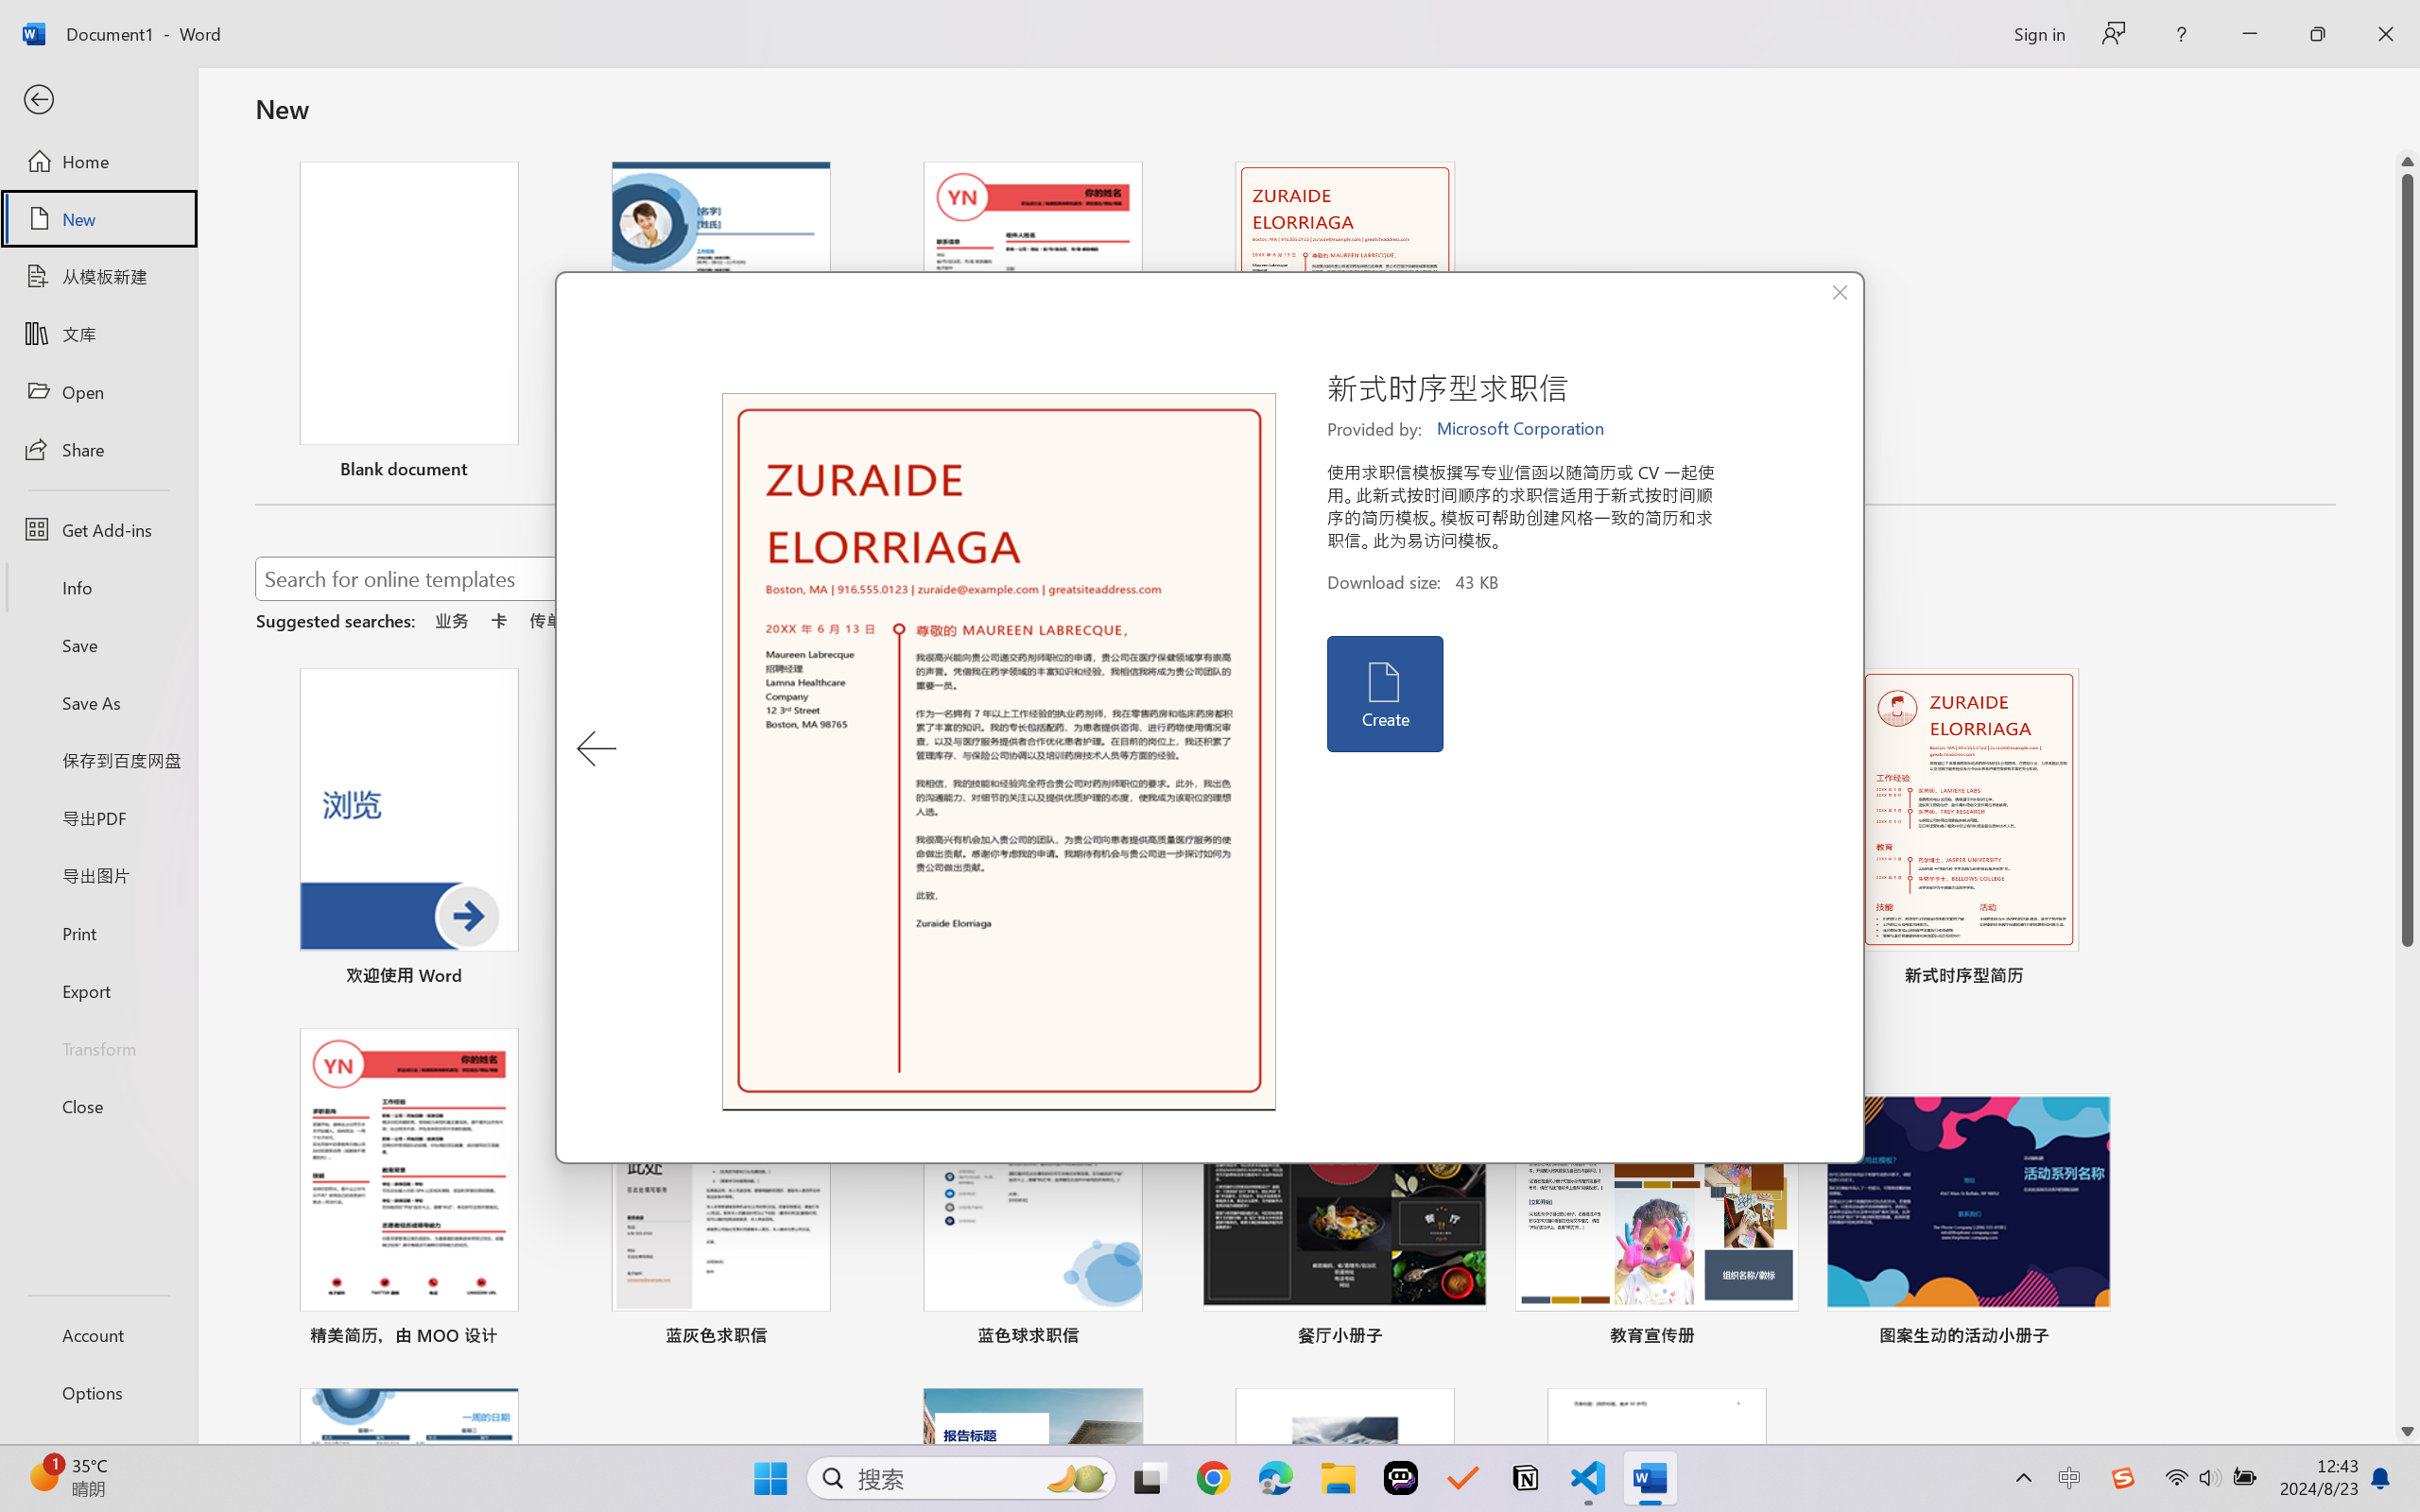 The height and width of the screenshot is (1512, 2420). What do you see at coordinates (97, 586) in the screenshot?
I see `'Info'` at bounding box center [97, 586].